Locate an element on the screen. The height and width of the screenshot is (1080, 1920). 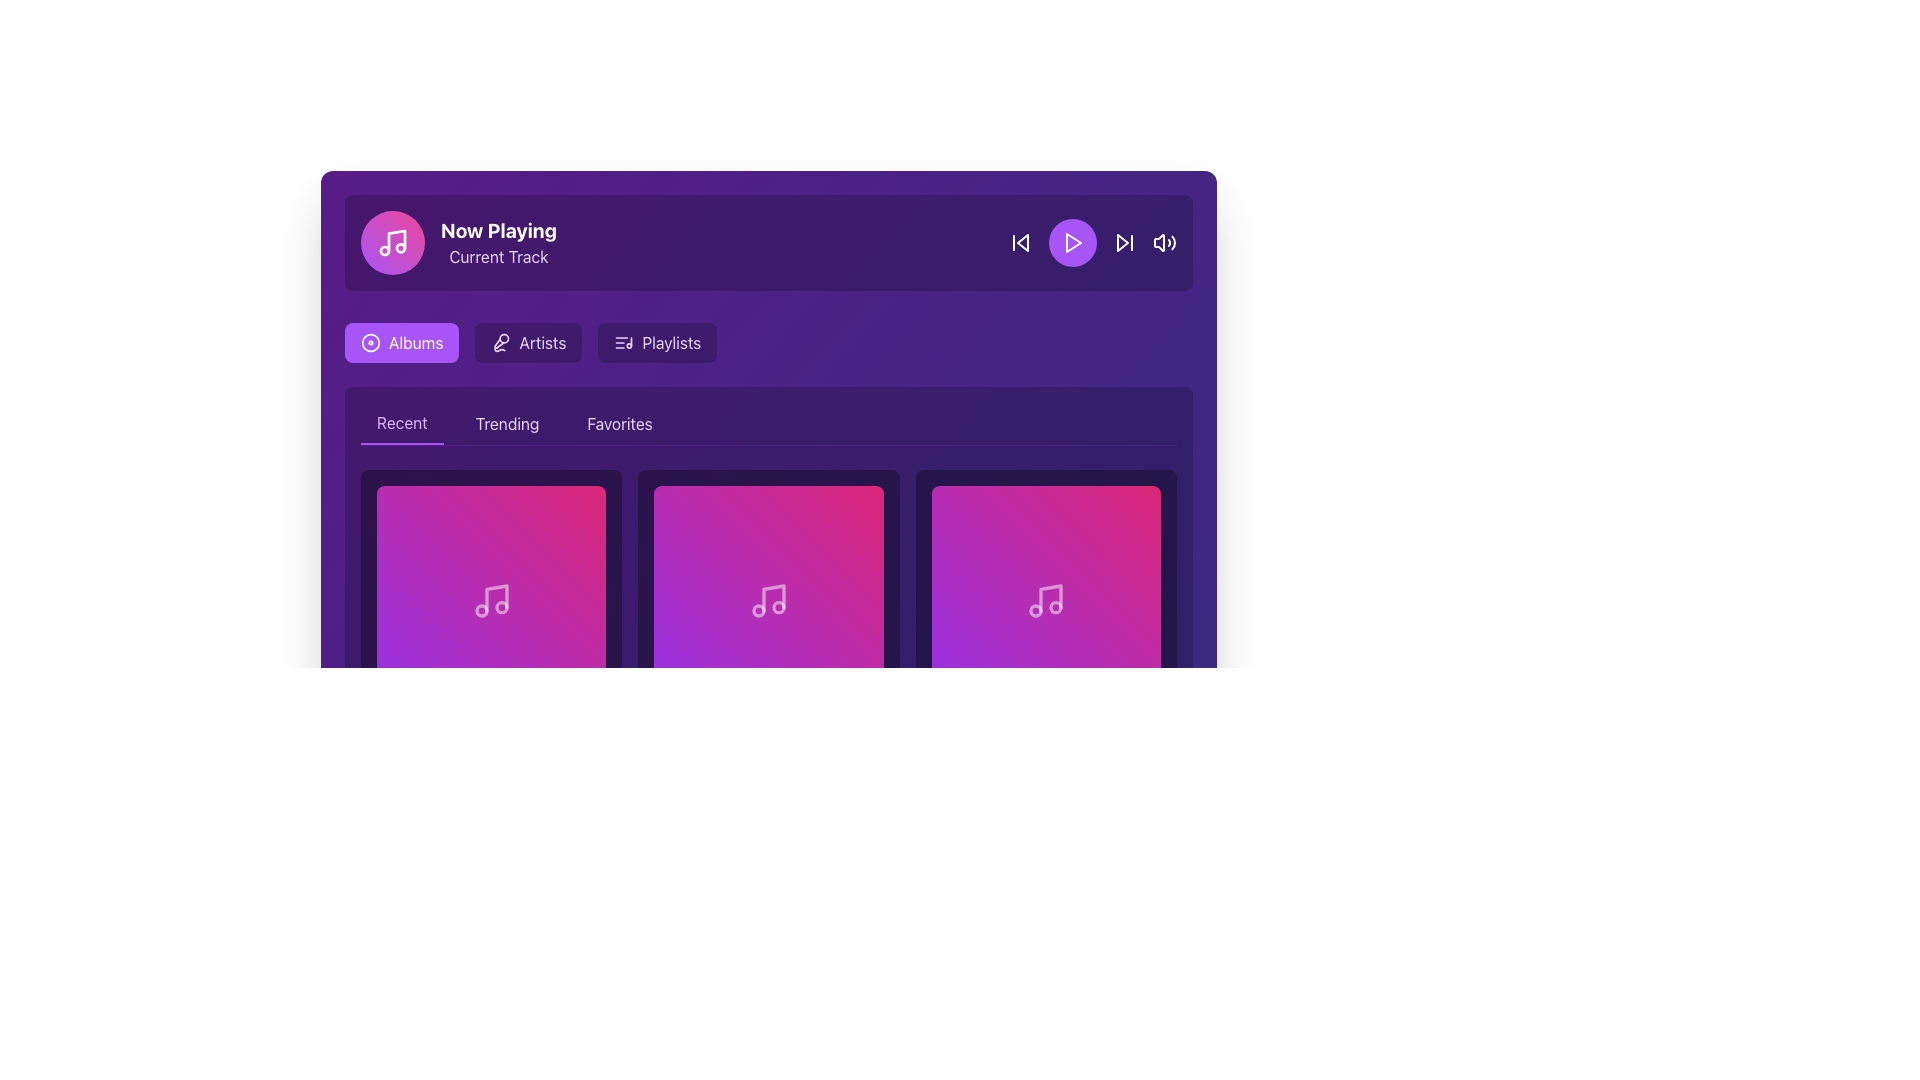
the 'Recent' tab navigation button, which is the leftmost option in the navigation bar, to potentially trigger a tooltip or visual feedback is located at coordinates (401, 423).